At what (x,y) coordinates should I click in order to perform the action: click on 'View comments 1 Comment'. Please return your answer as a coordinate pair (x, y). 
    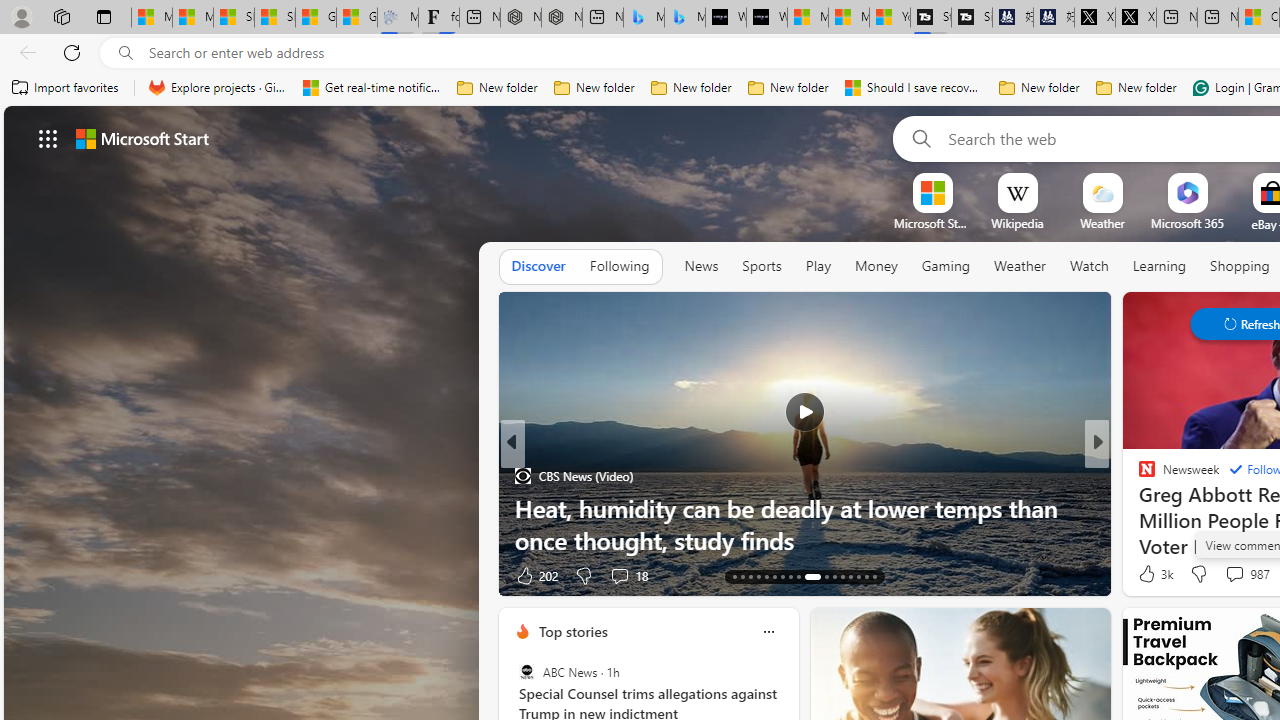
    Looking at the image, I should click on (1234, 575).